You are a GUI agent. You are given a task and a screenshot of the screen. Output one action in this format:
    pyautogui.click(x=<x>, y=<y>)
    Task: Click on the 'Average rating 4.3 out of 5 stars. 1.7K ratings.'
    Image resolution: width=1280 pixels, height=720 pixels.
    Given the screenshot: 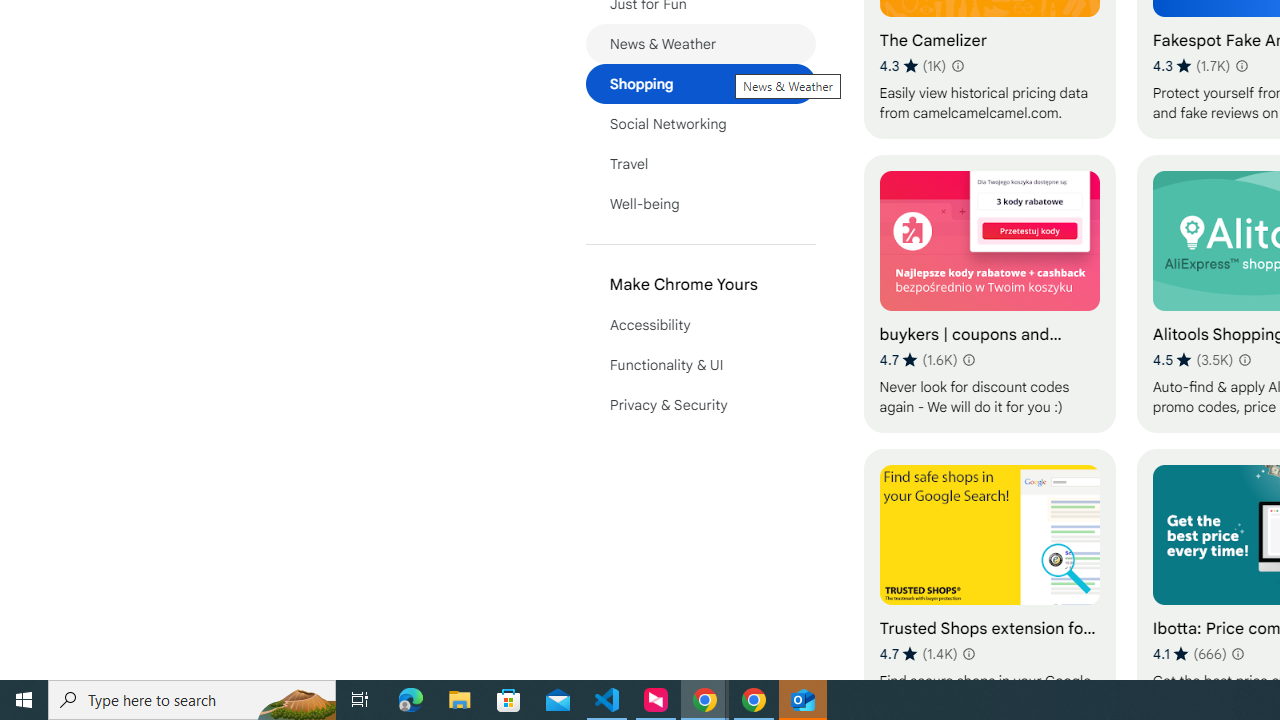 What is the action you would take?
    pyautogui.click(x=1191, y=65)
    